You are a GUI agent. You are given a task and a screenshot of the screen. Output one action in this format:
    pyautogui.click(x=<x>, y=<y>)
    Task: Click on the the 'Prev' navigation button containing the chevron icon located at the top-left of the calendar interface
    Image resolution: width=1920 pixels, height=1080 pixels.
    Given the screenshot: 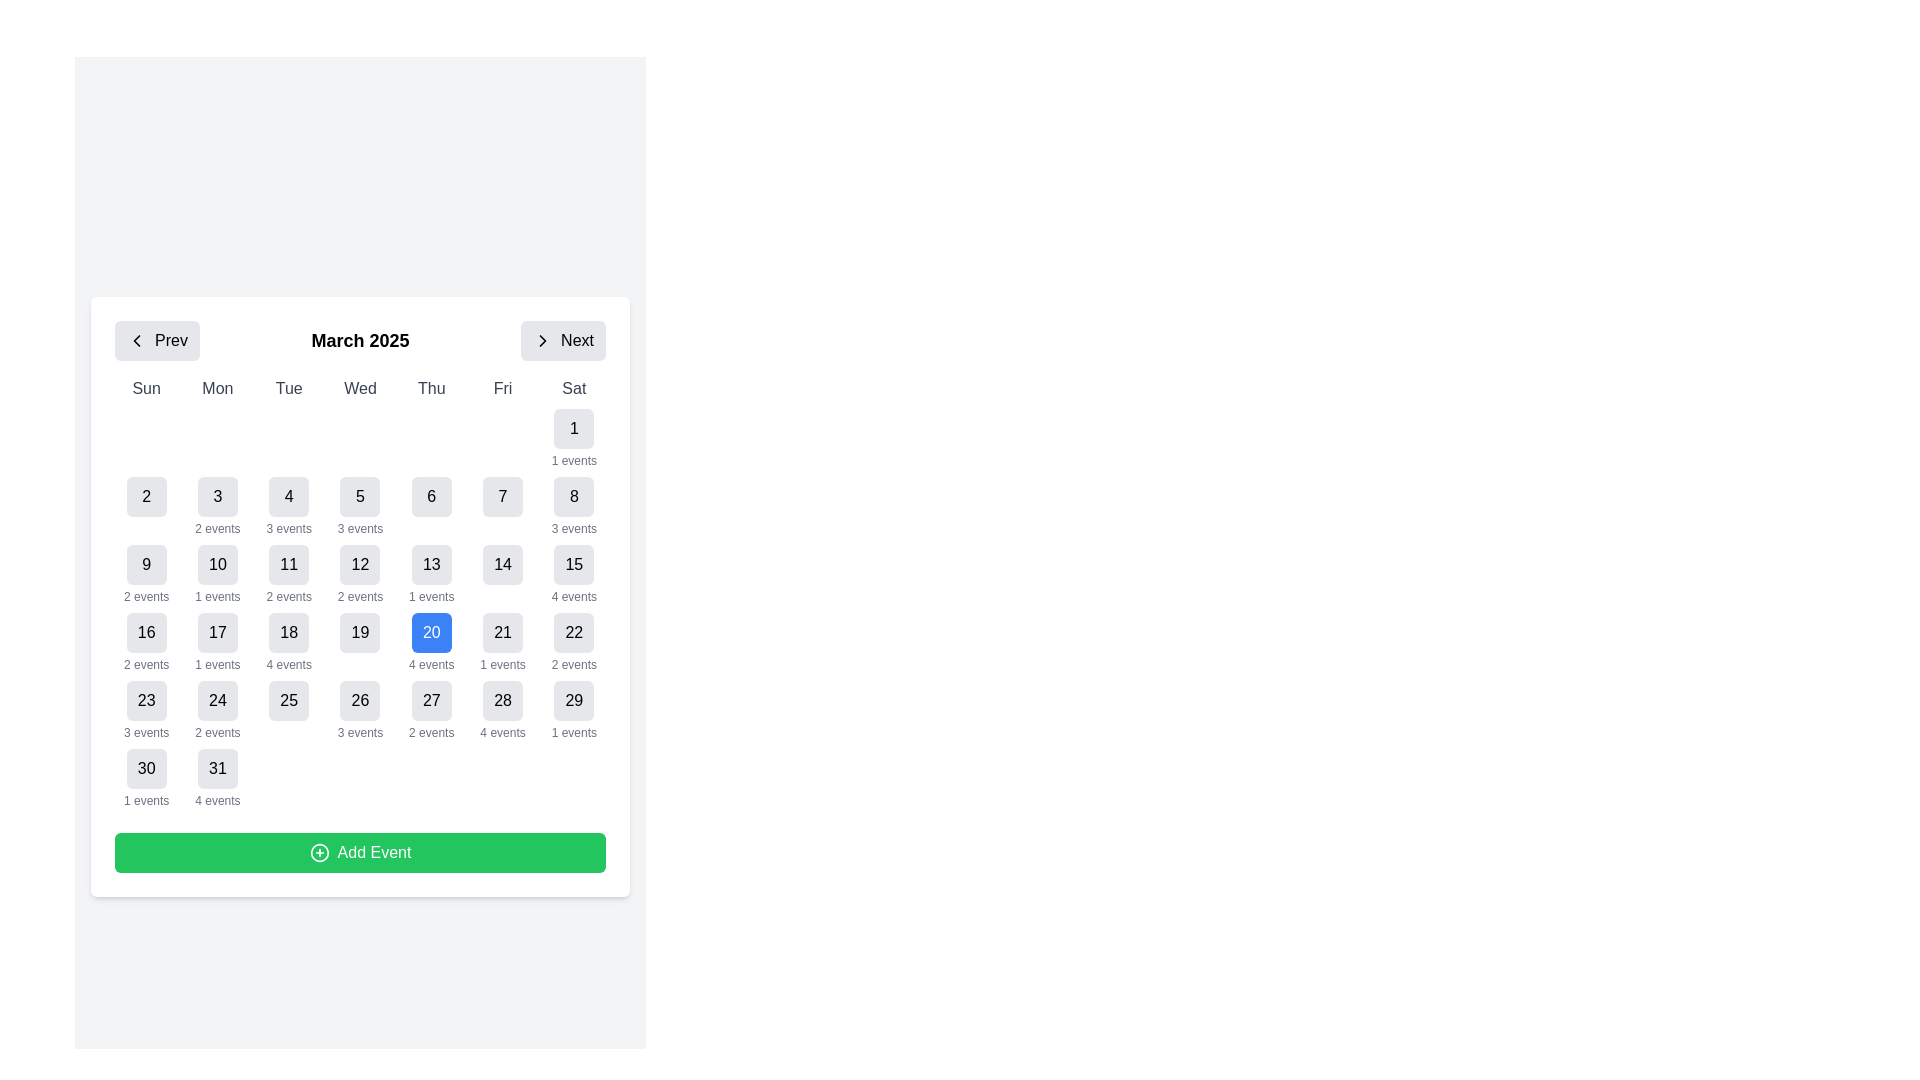 What is the action you would take?
    pyautogui.click(x=136, y=339)
    